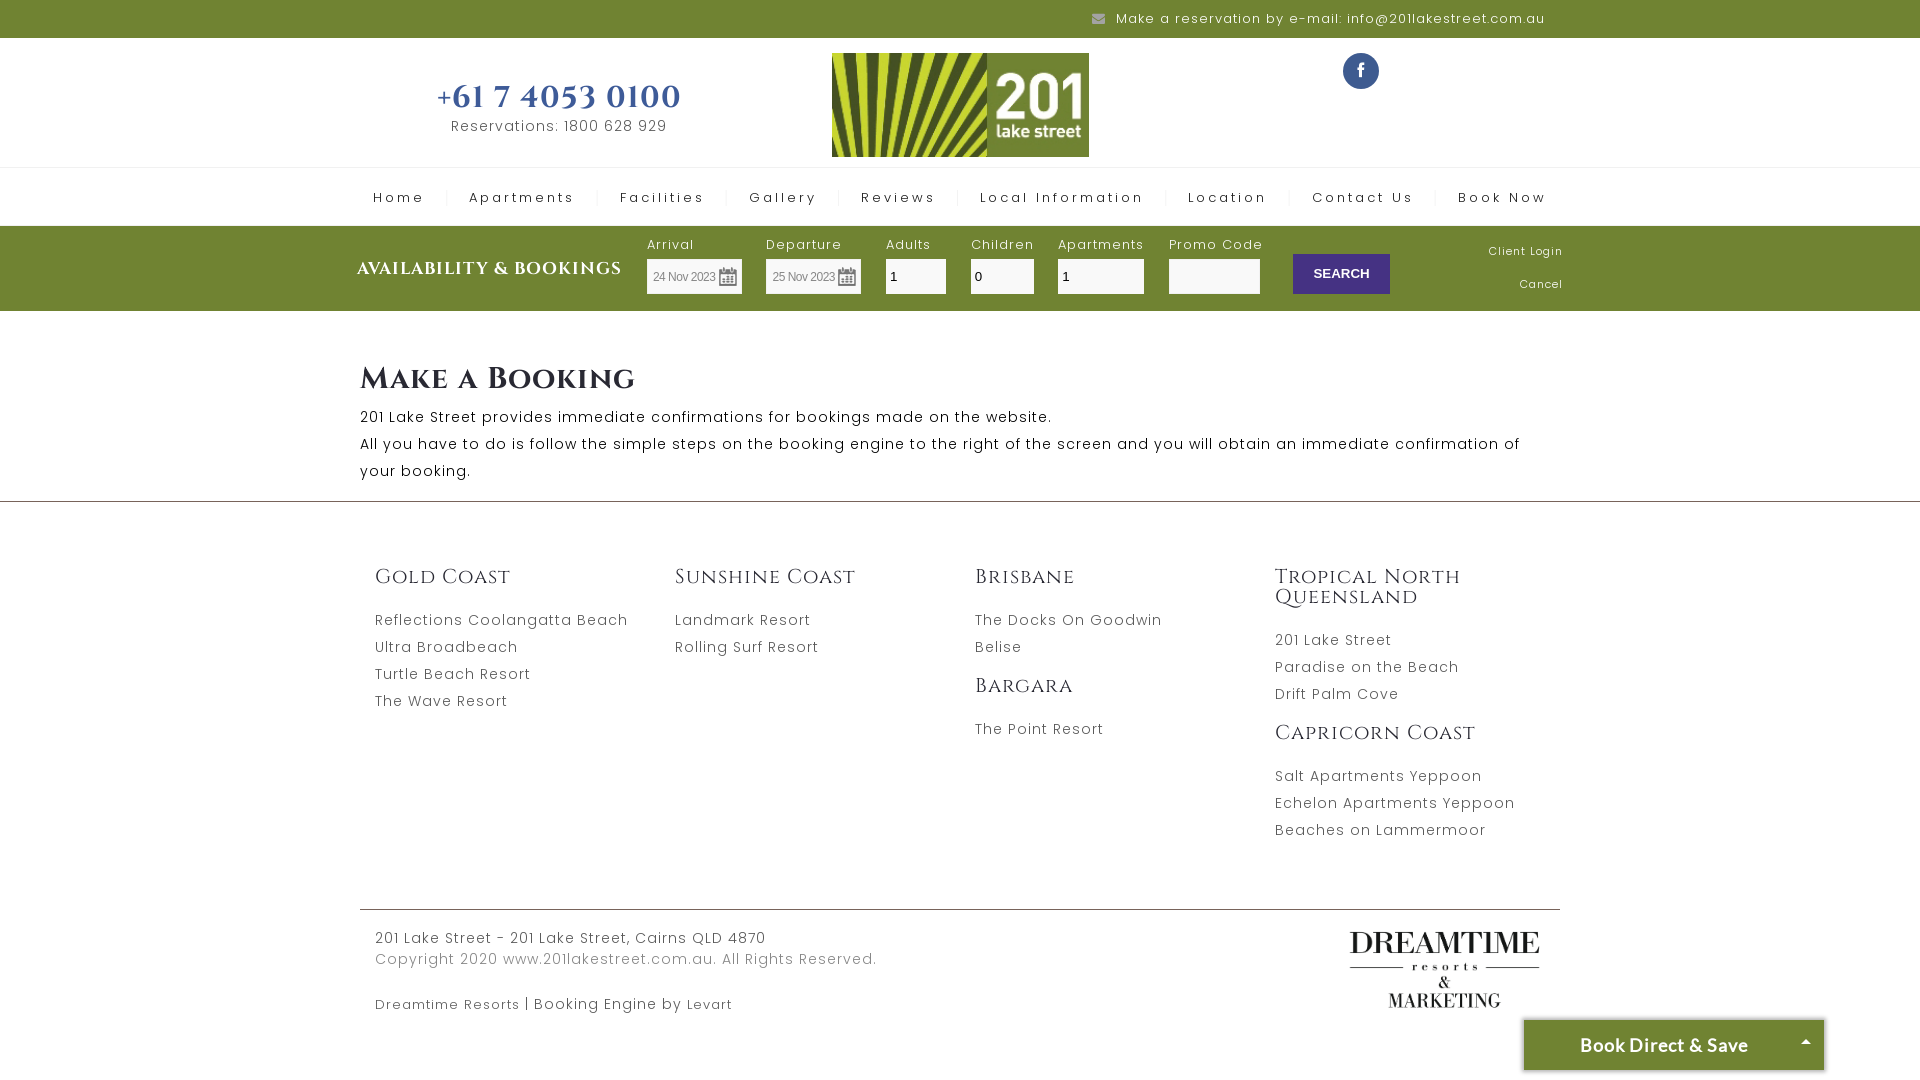 This screenshot has height=1080, width=1920. What do you see at coordinates (746, 647) in the screenshot?
I see `'Rolling Surf Resort'` at bounding box center [746, 647].